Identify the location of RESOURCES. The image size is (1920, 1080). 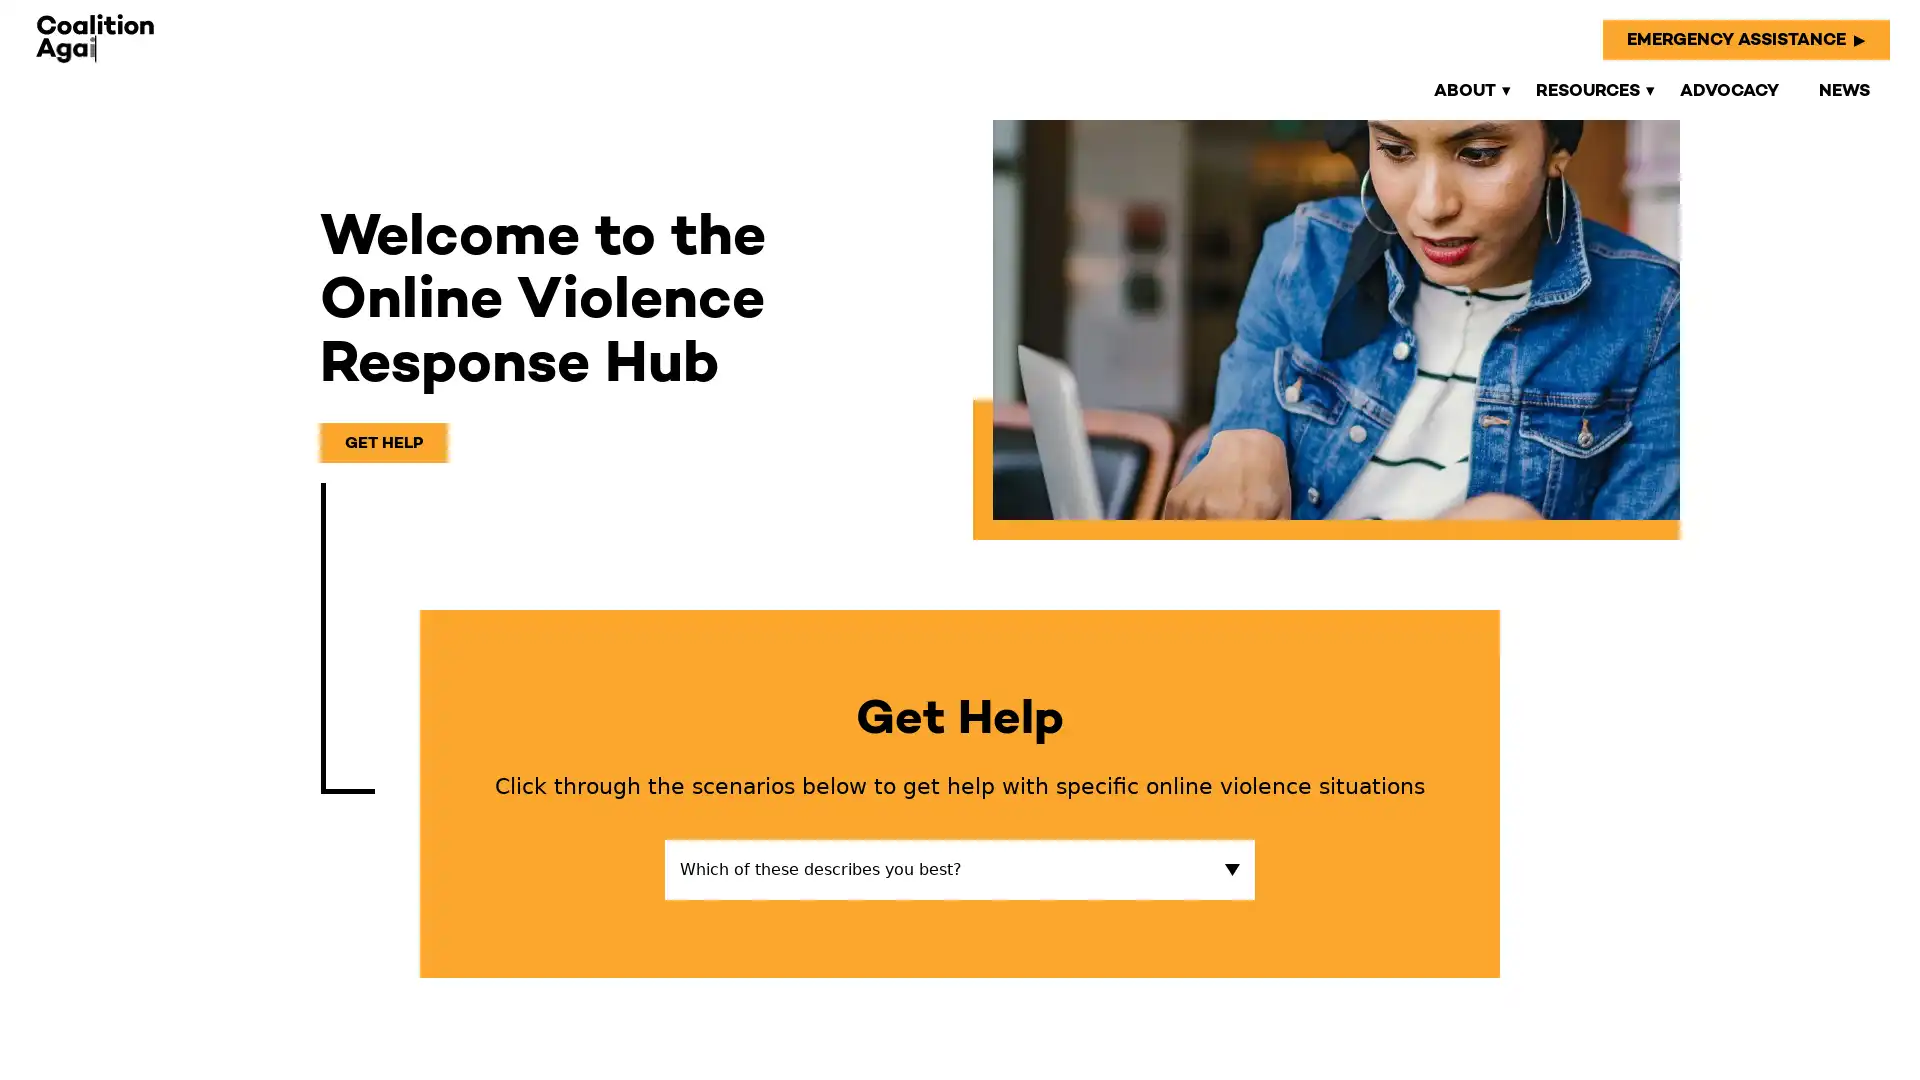
(1587, 88).